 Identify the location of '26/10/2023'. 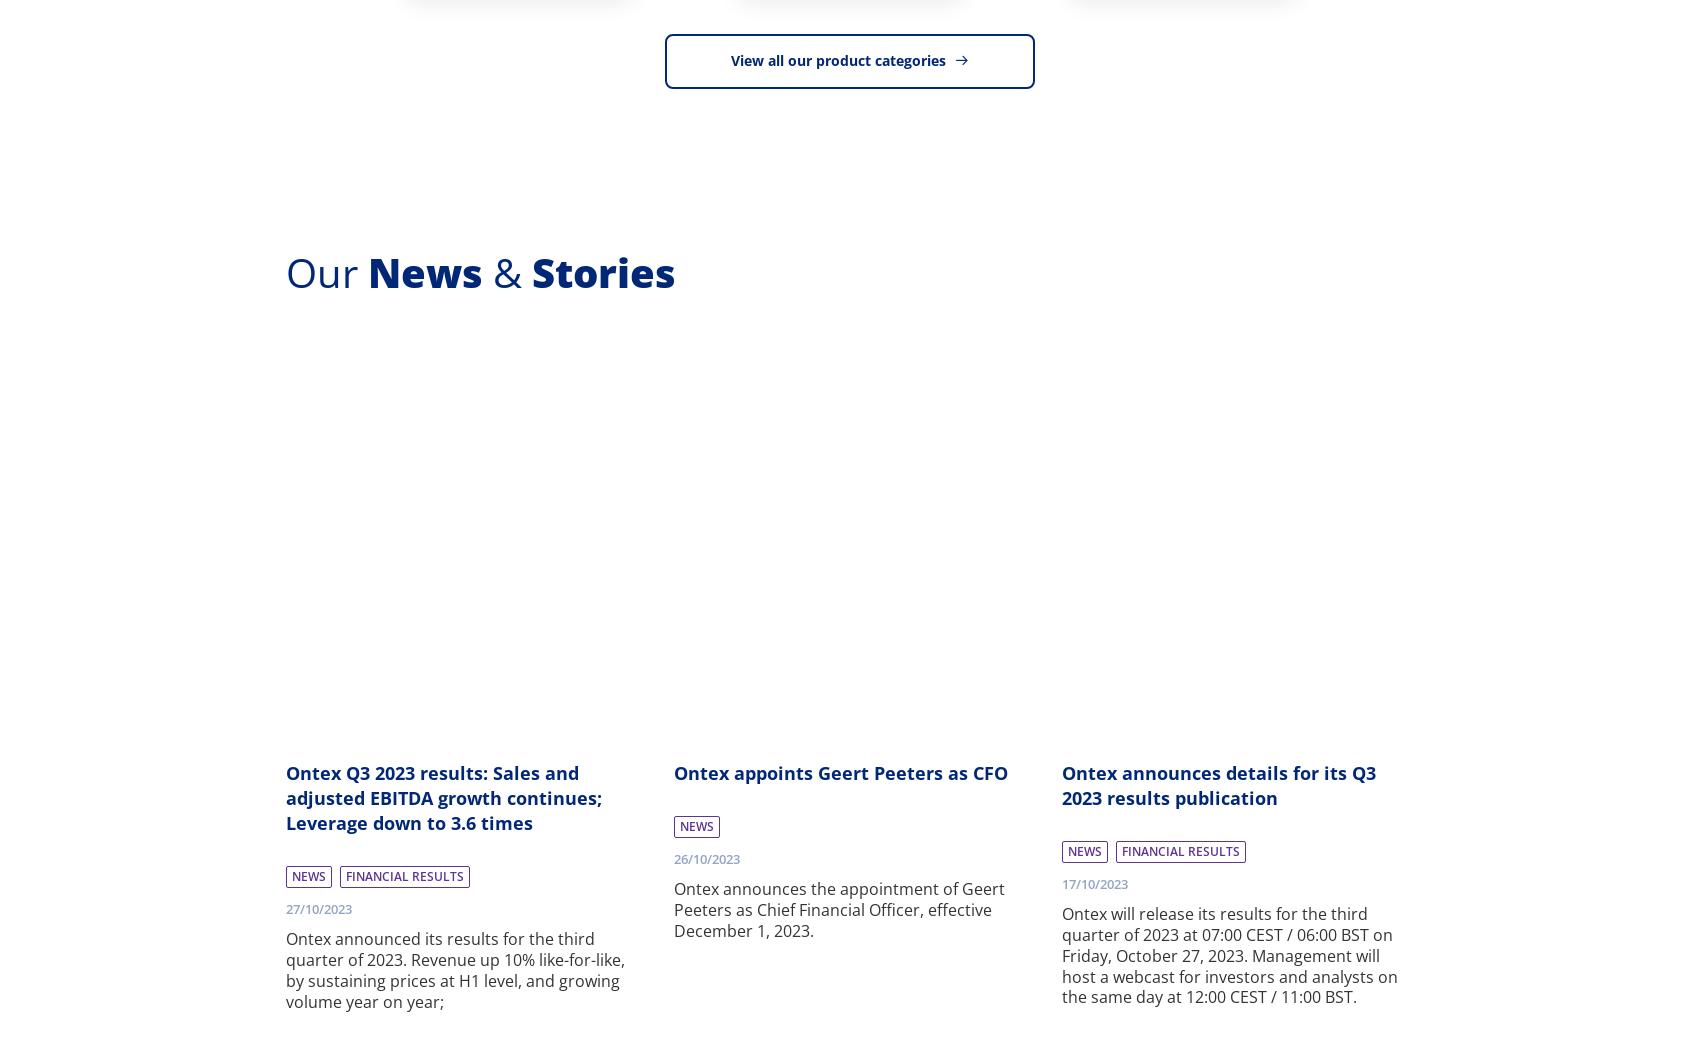
(707, 856).